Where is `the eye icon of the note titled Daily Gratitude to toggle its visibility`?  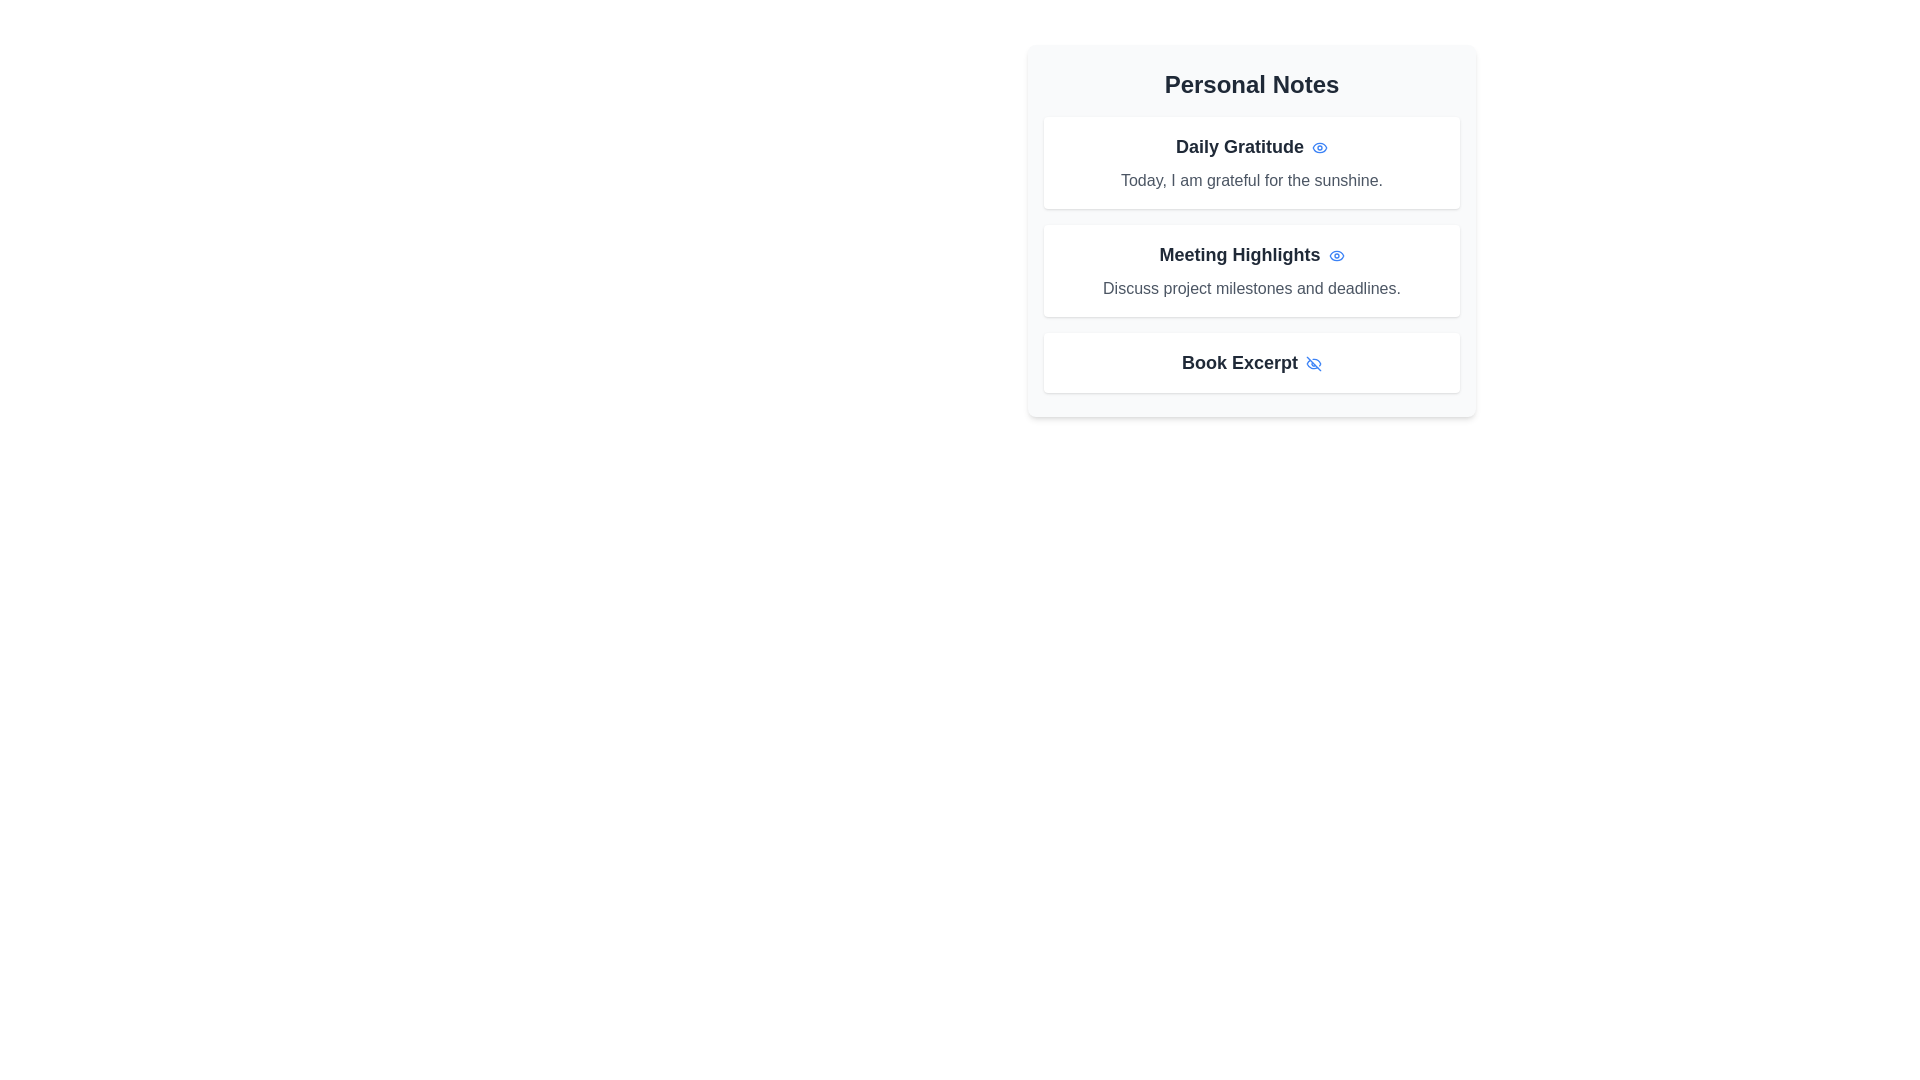
the eye icon of the note titled Daily Gratitude to toggle its visibility is located at coordinates (1320, 145).